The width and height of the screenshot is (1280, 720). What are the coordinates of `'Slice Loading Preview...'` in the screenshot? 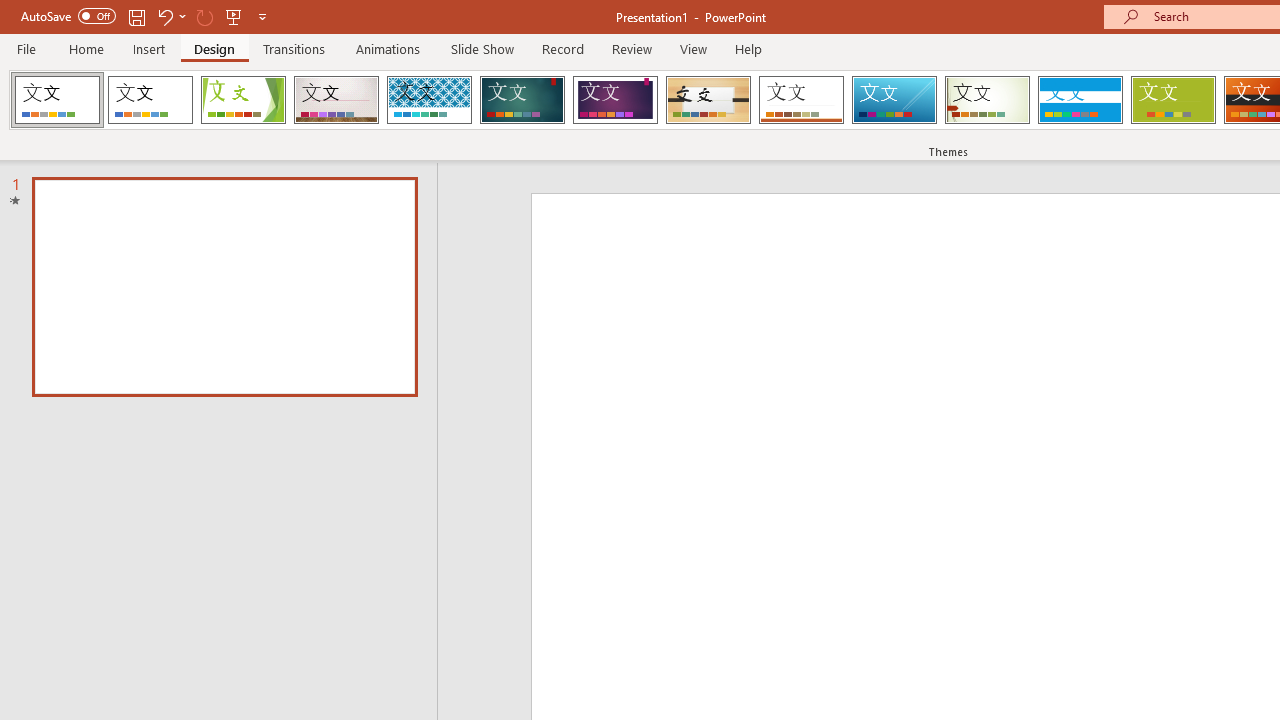 It's located at (893, 100).